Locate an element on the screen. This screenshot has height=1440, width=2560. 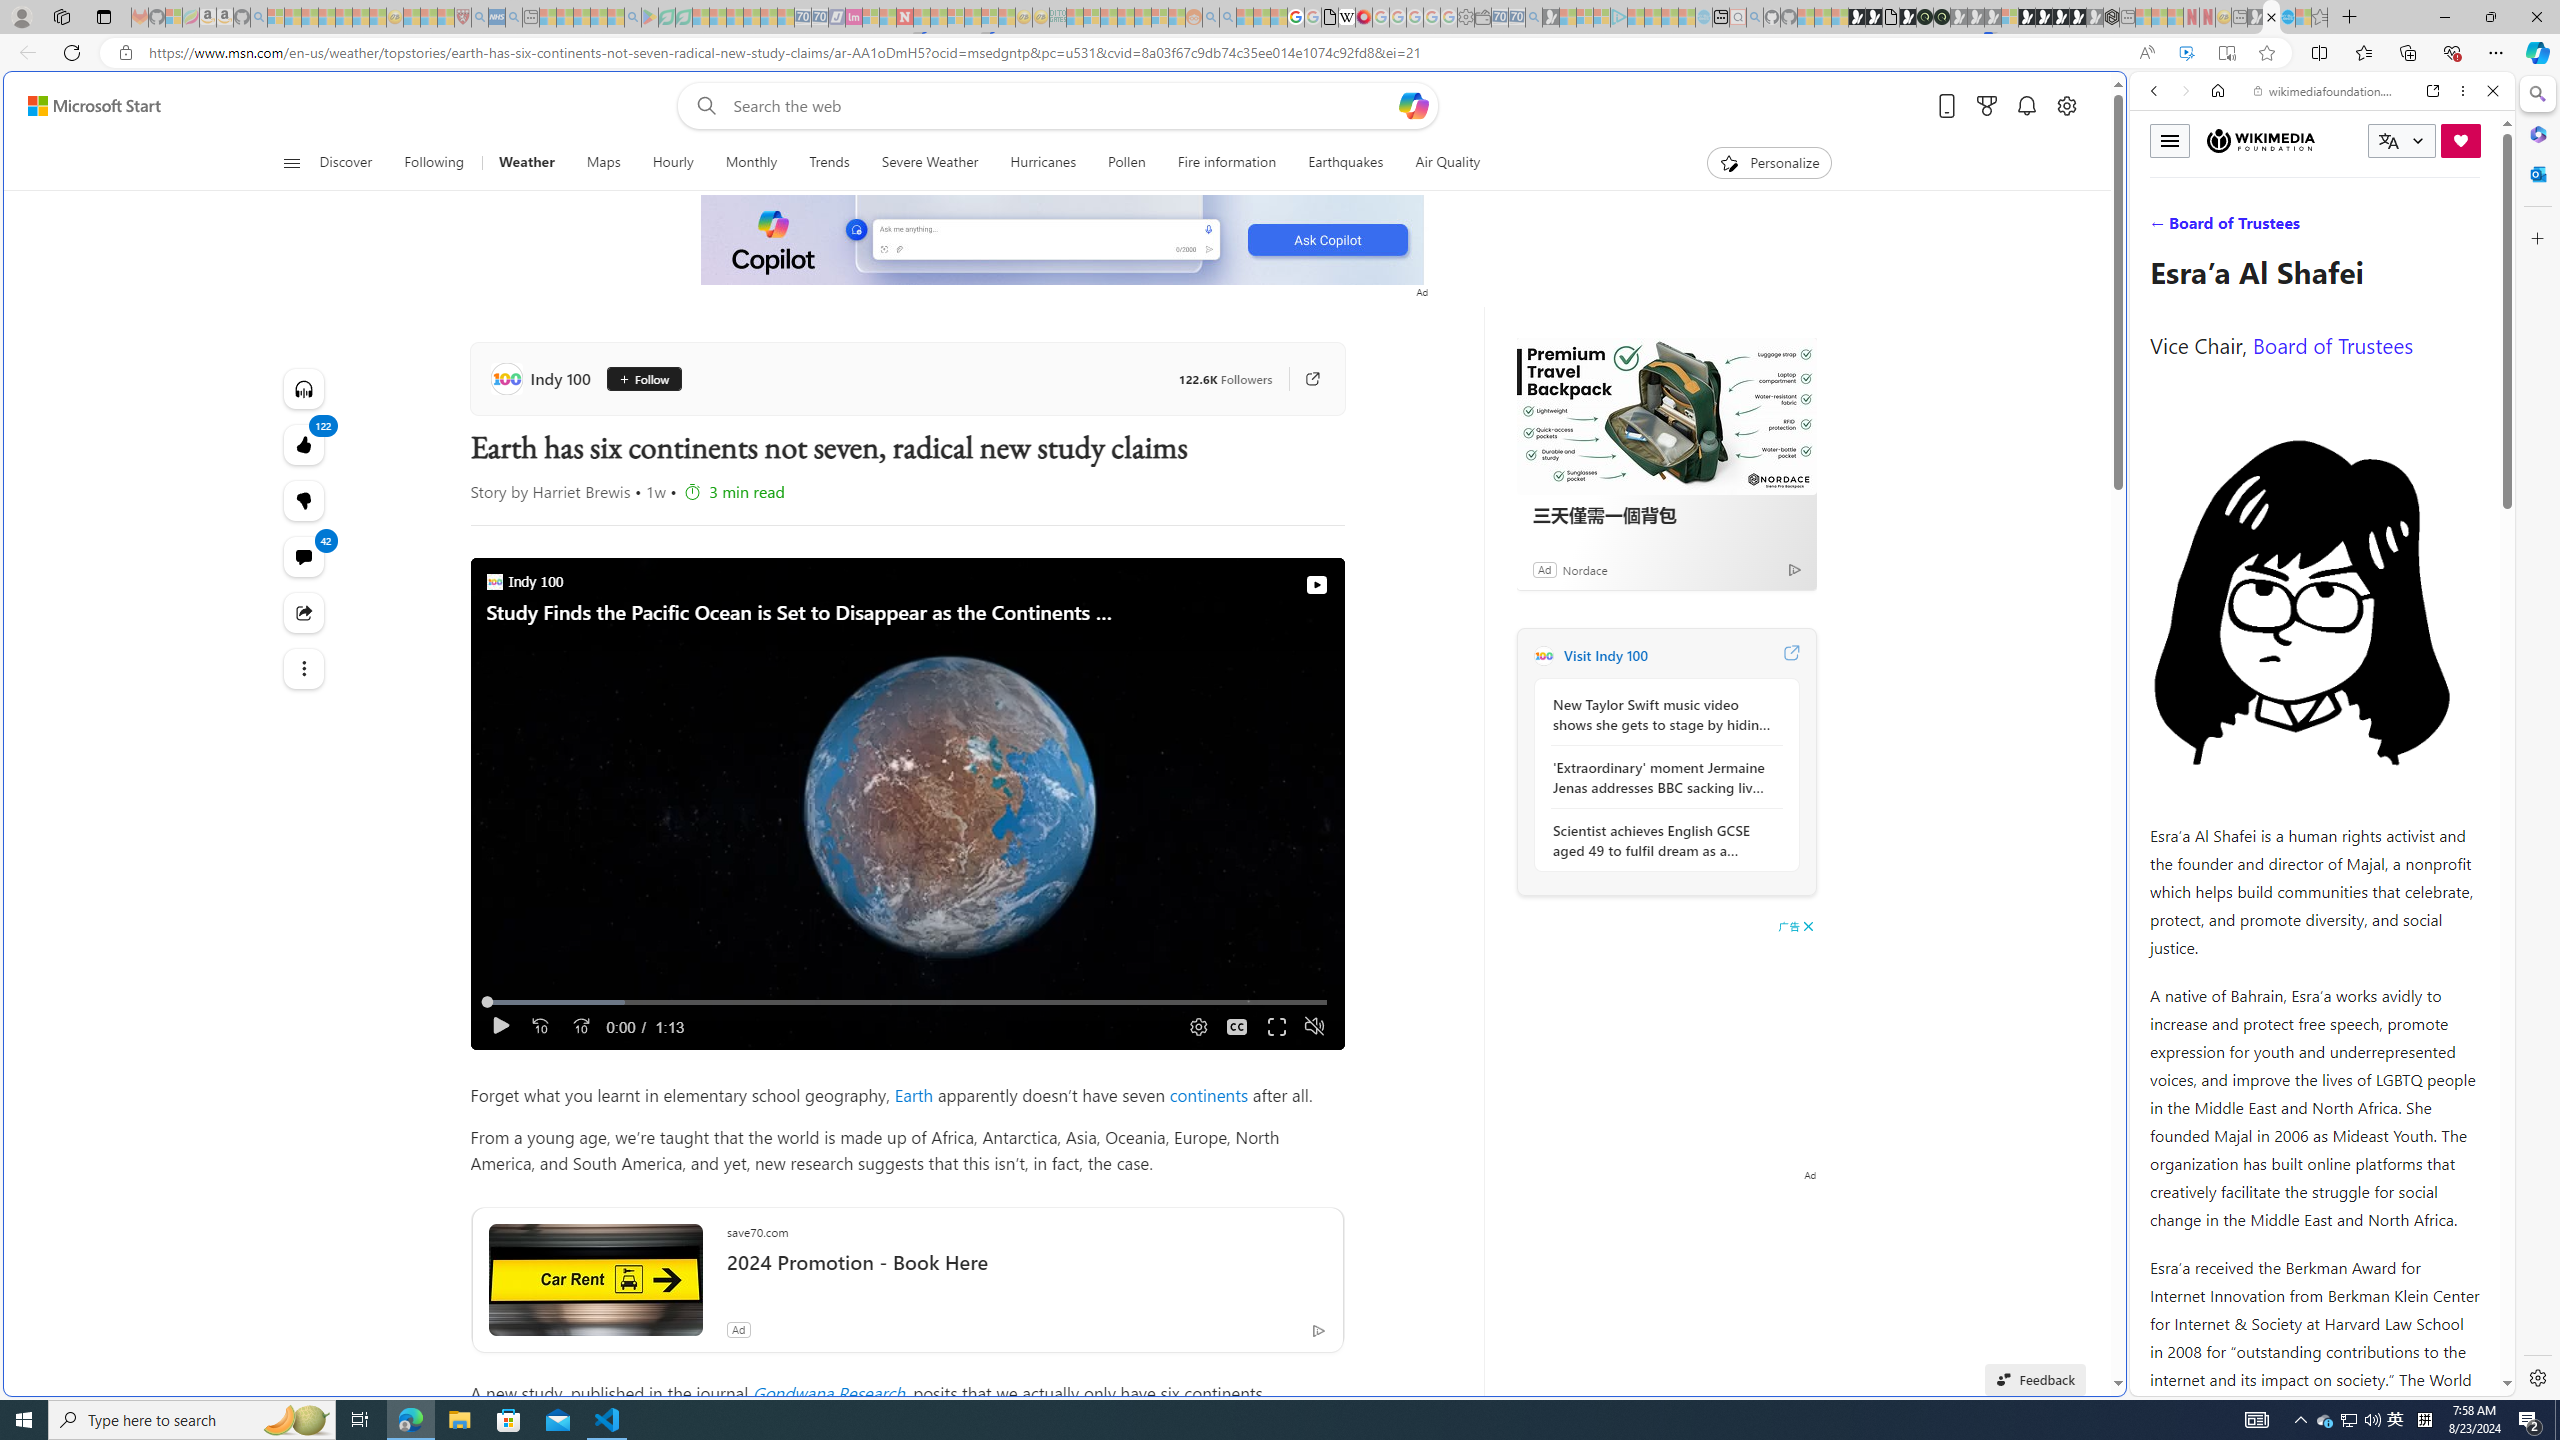
'continents' is located at coordinates (1208, 1094).